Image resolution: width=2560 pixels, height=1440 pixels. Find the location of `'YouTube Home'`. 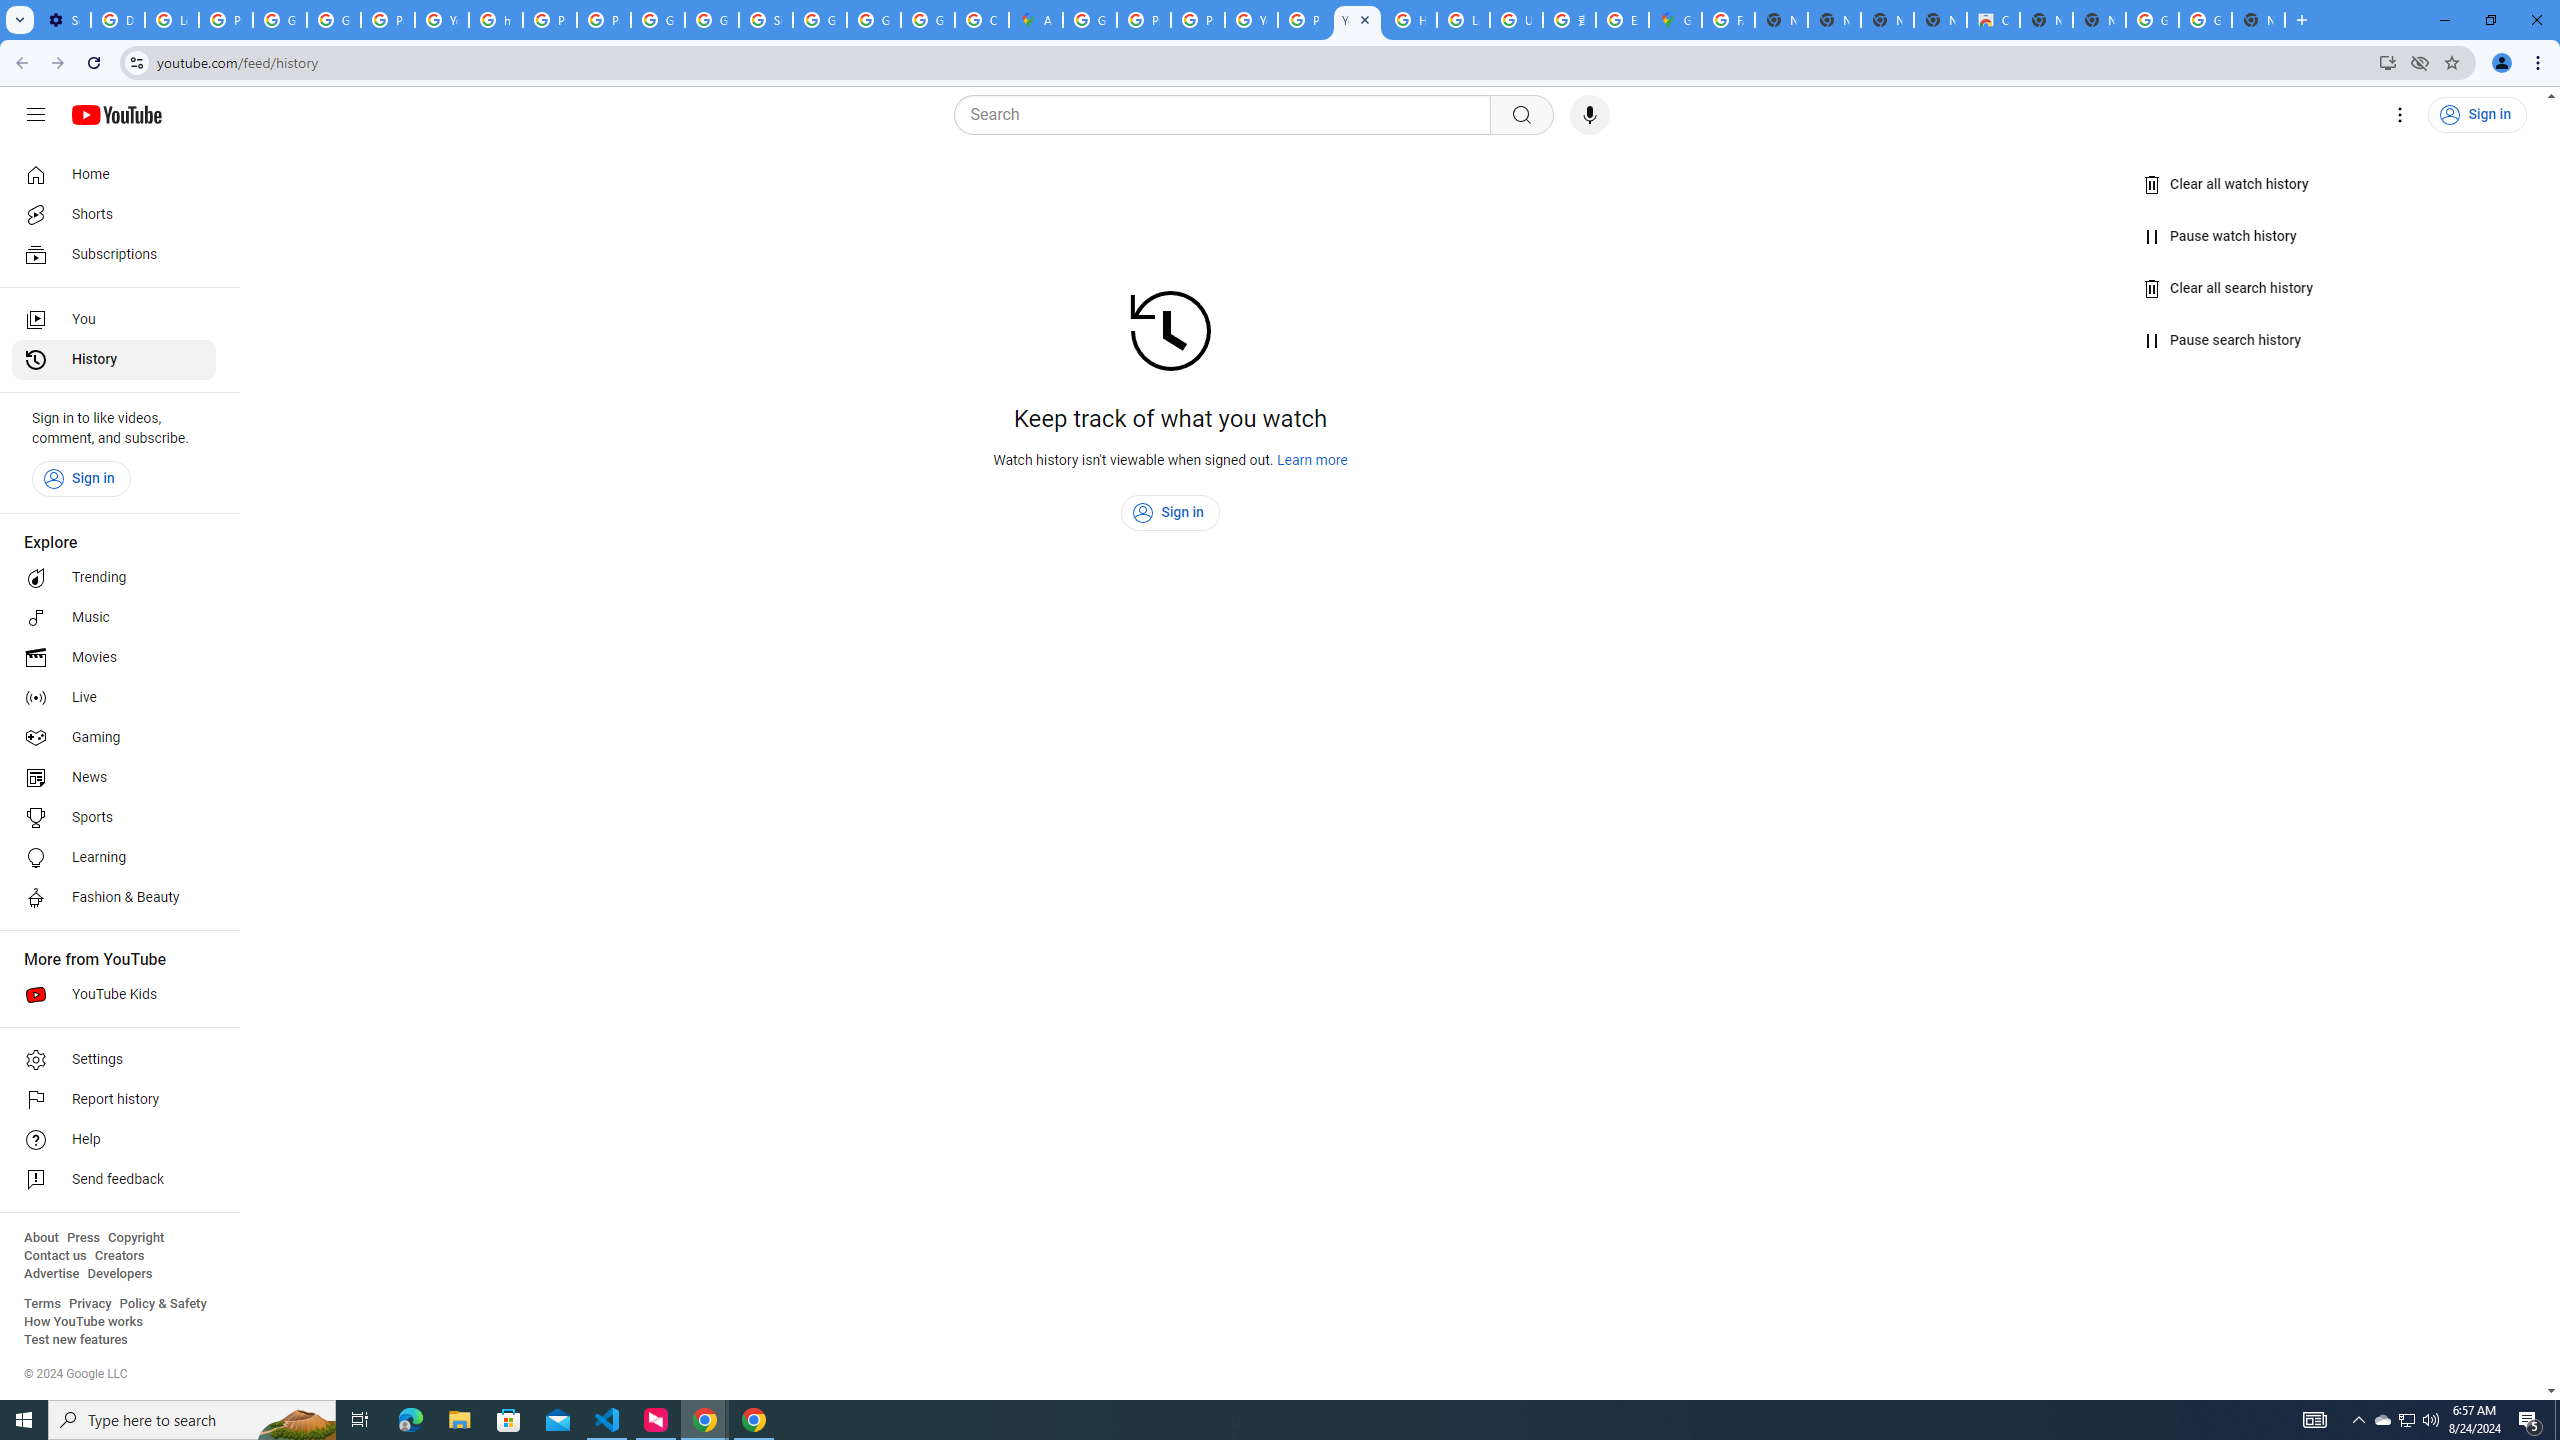

'YouTube Home' is located at coordinates (115, 114).